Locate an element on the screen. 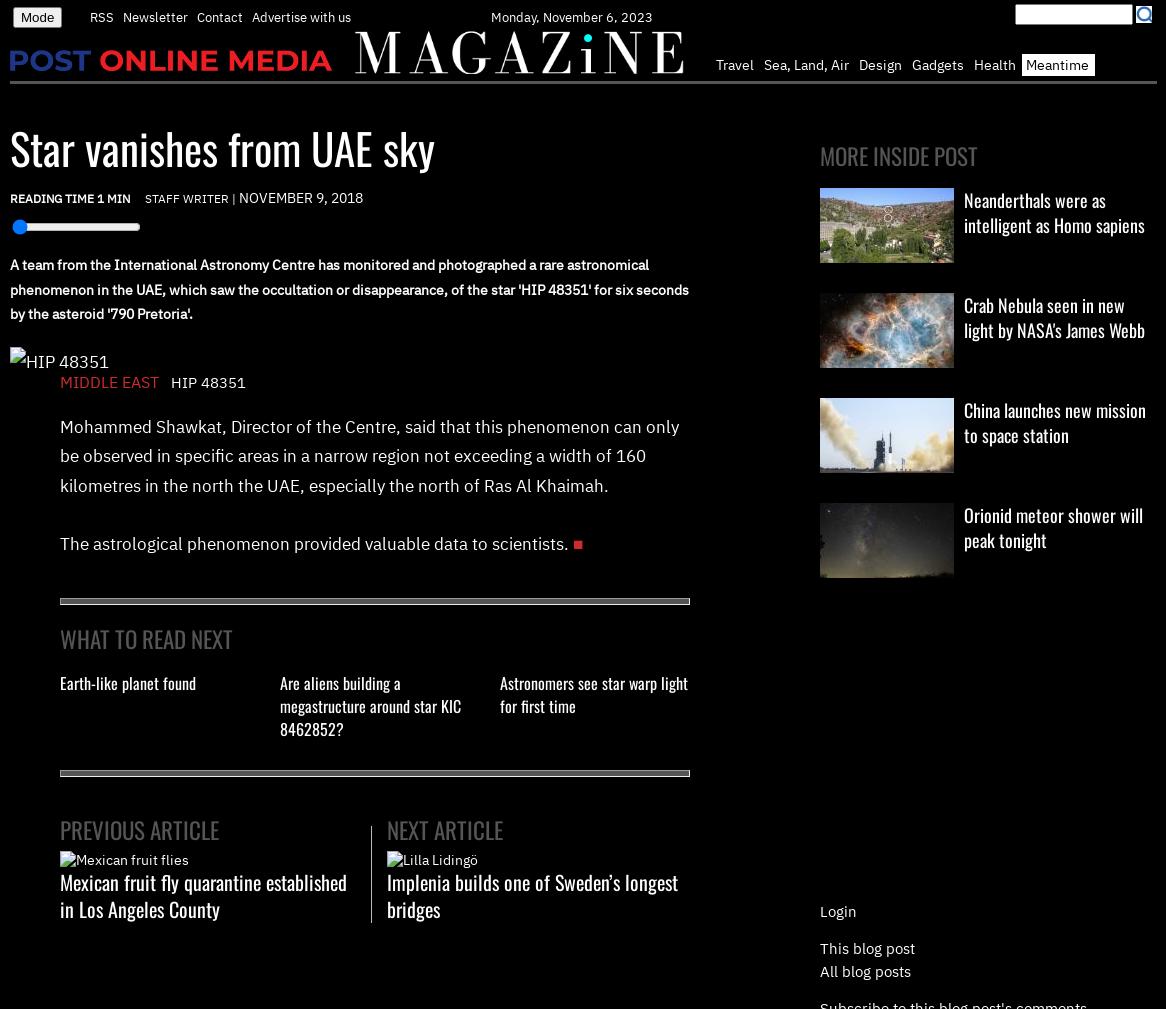  'Mohammed Shawkat, Director of the Centre, said that this phenomenon can only be observed in specific areas in a narrow region not exceeding a width of 160 kilometres in the north the UAE, especially the north of Ras Al Khaimah.' is located at coordinates (369, 453).